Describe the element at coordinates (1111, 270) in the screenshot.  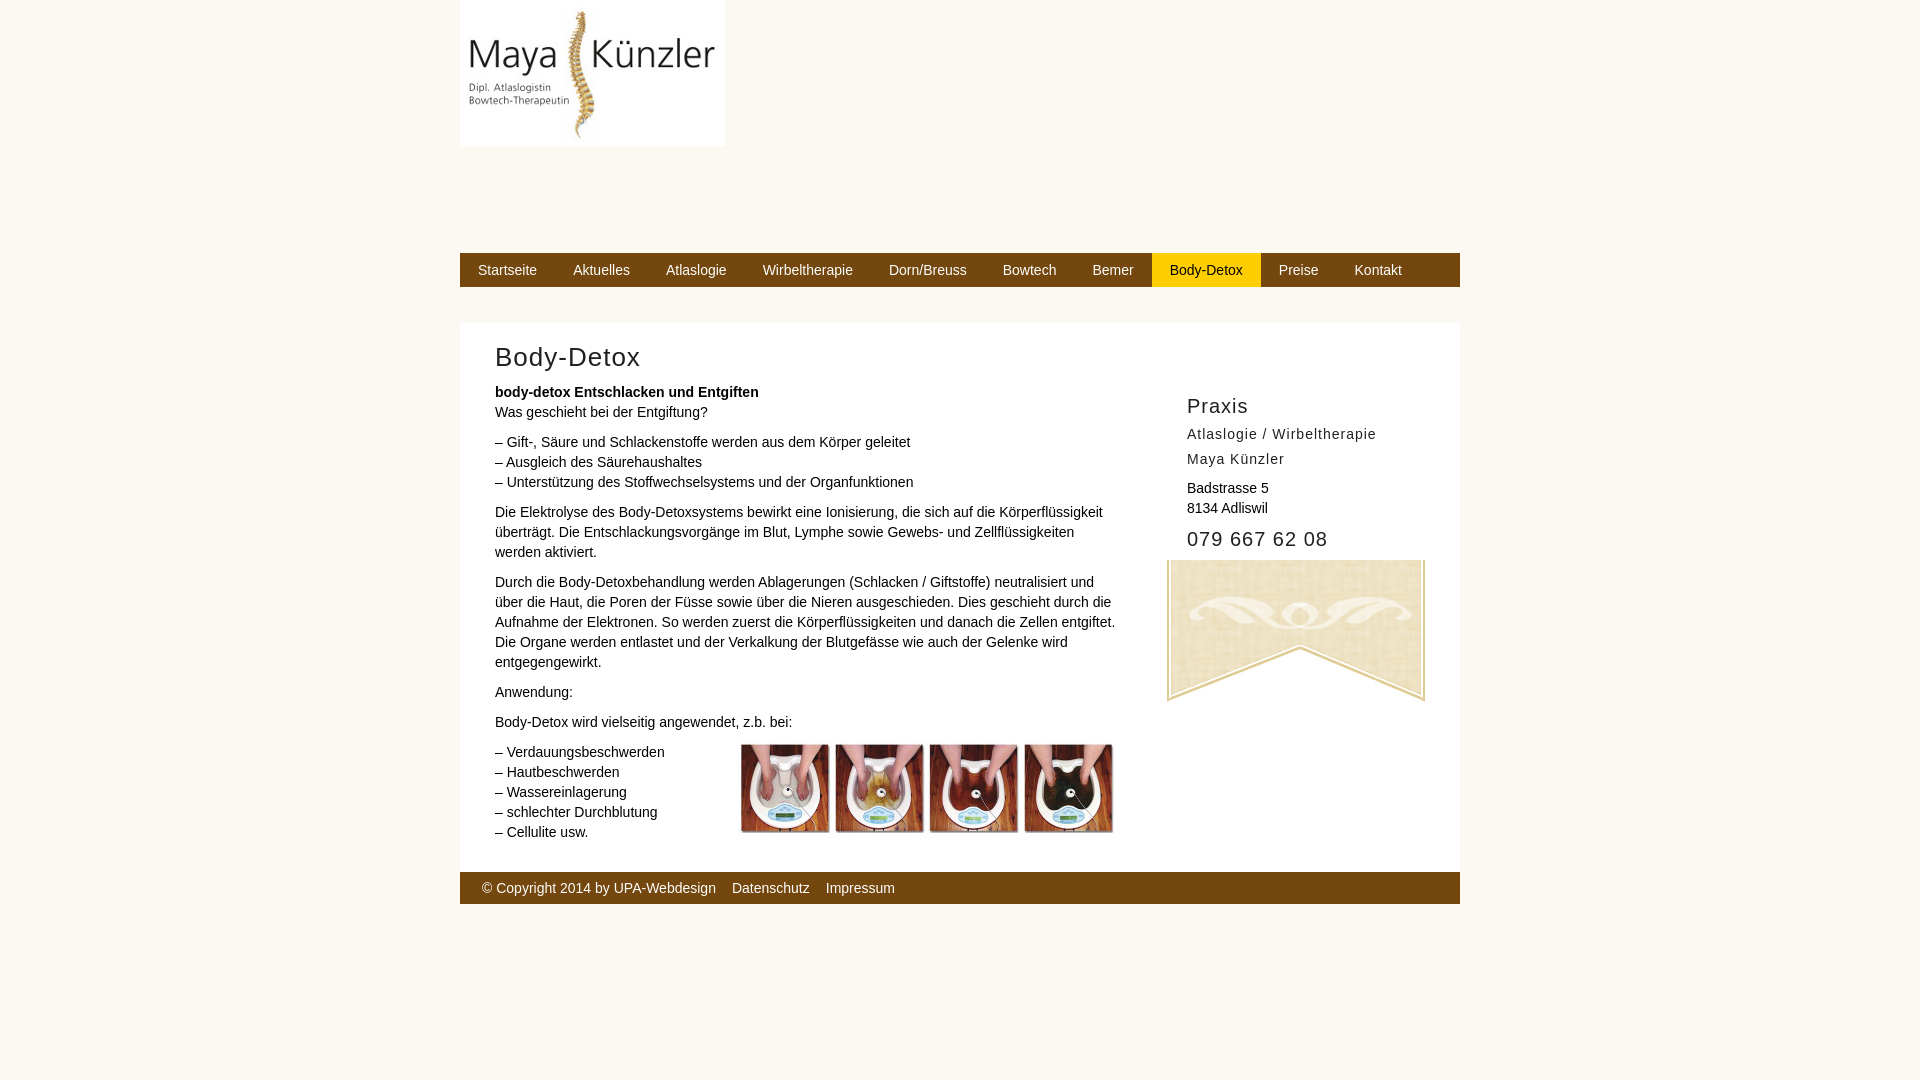
I see `'Bemer'` at that location.